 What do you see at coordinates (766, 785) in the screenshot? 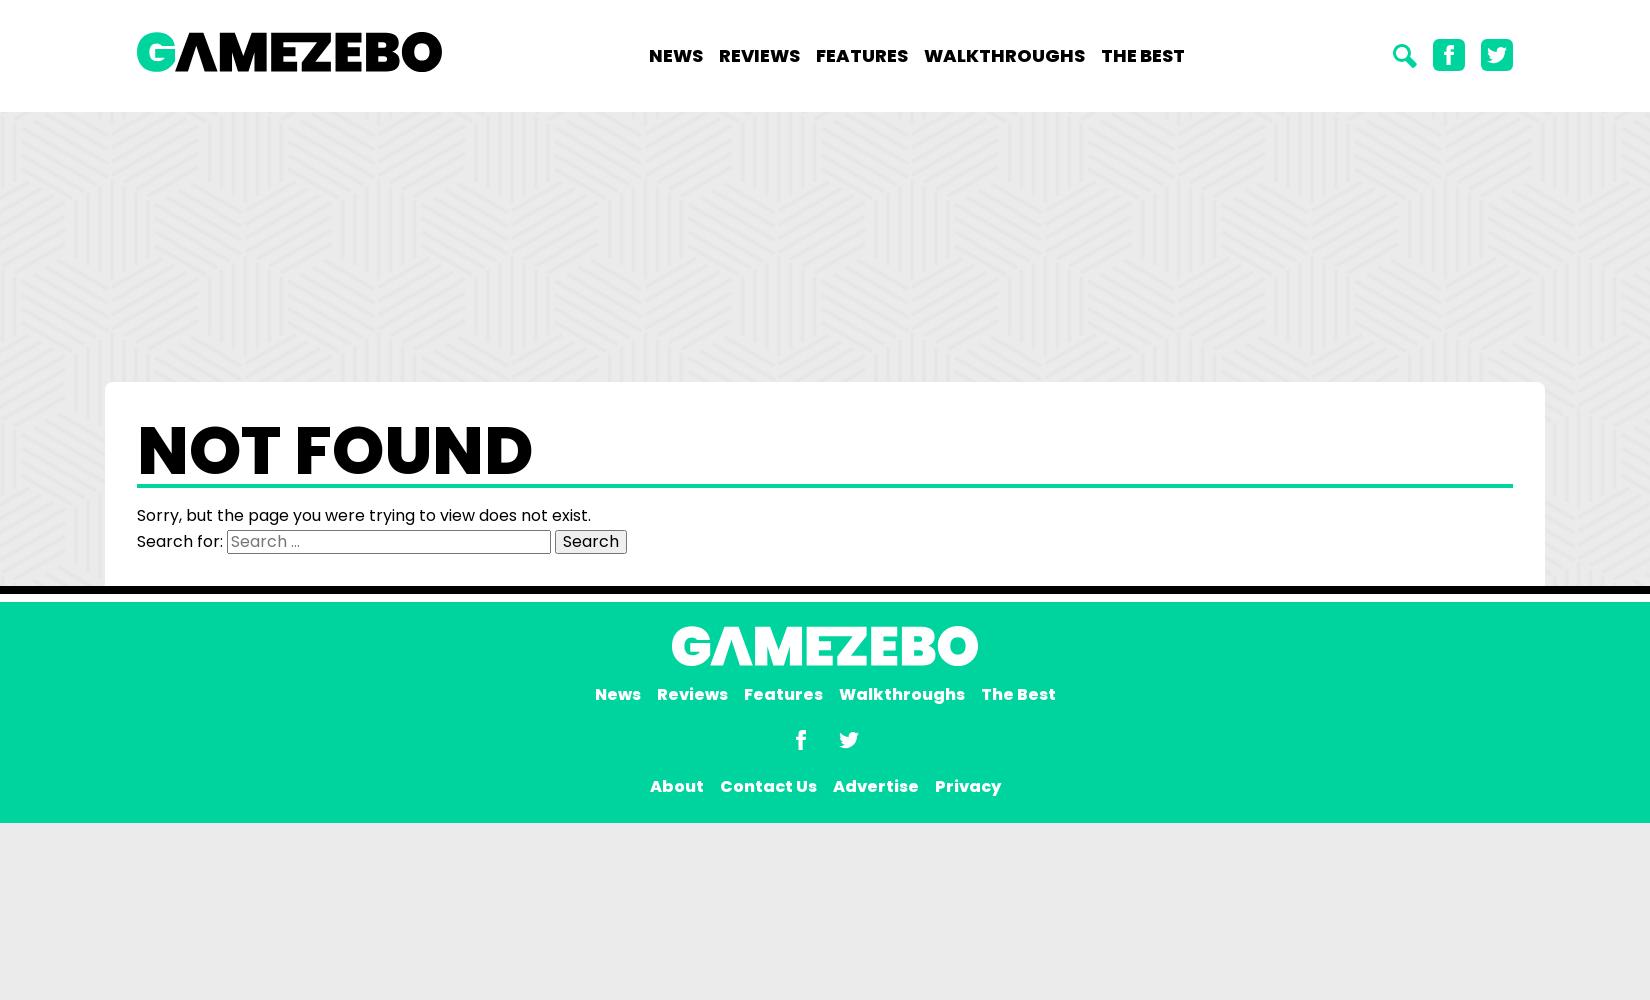
I see `'Contact Us'` at bounding box center [766, 785].